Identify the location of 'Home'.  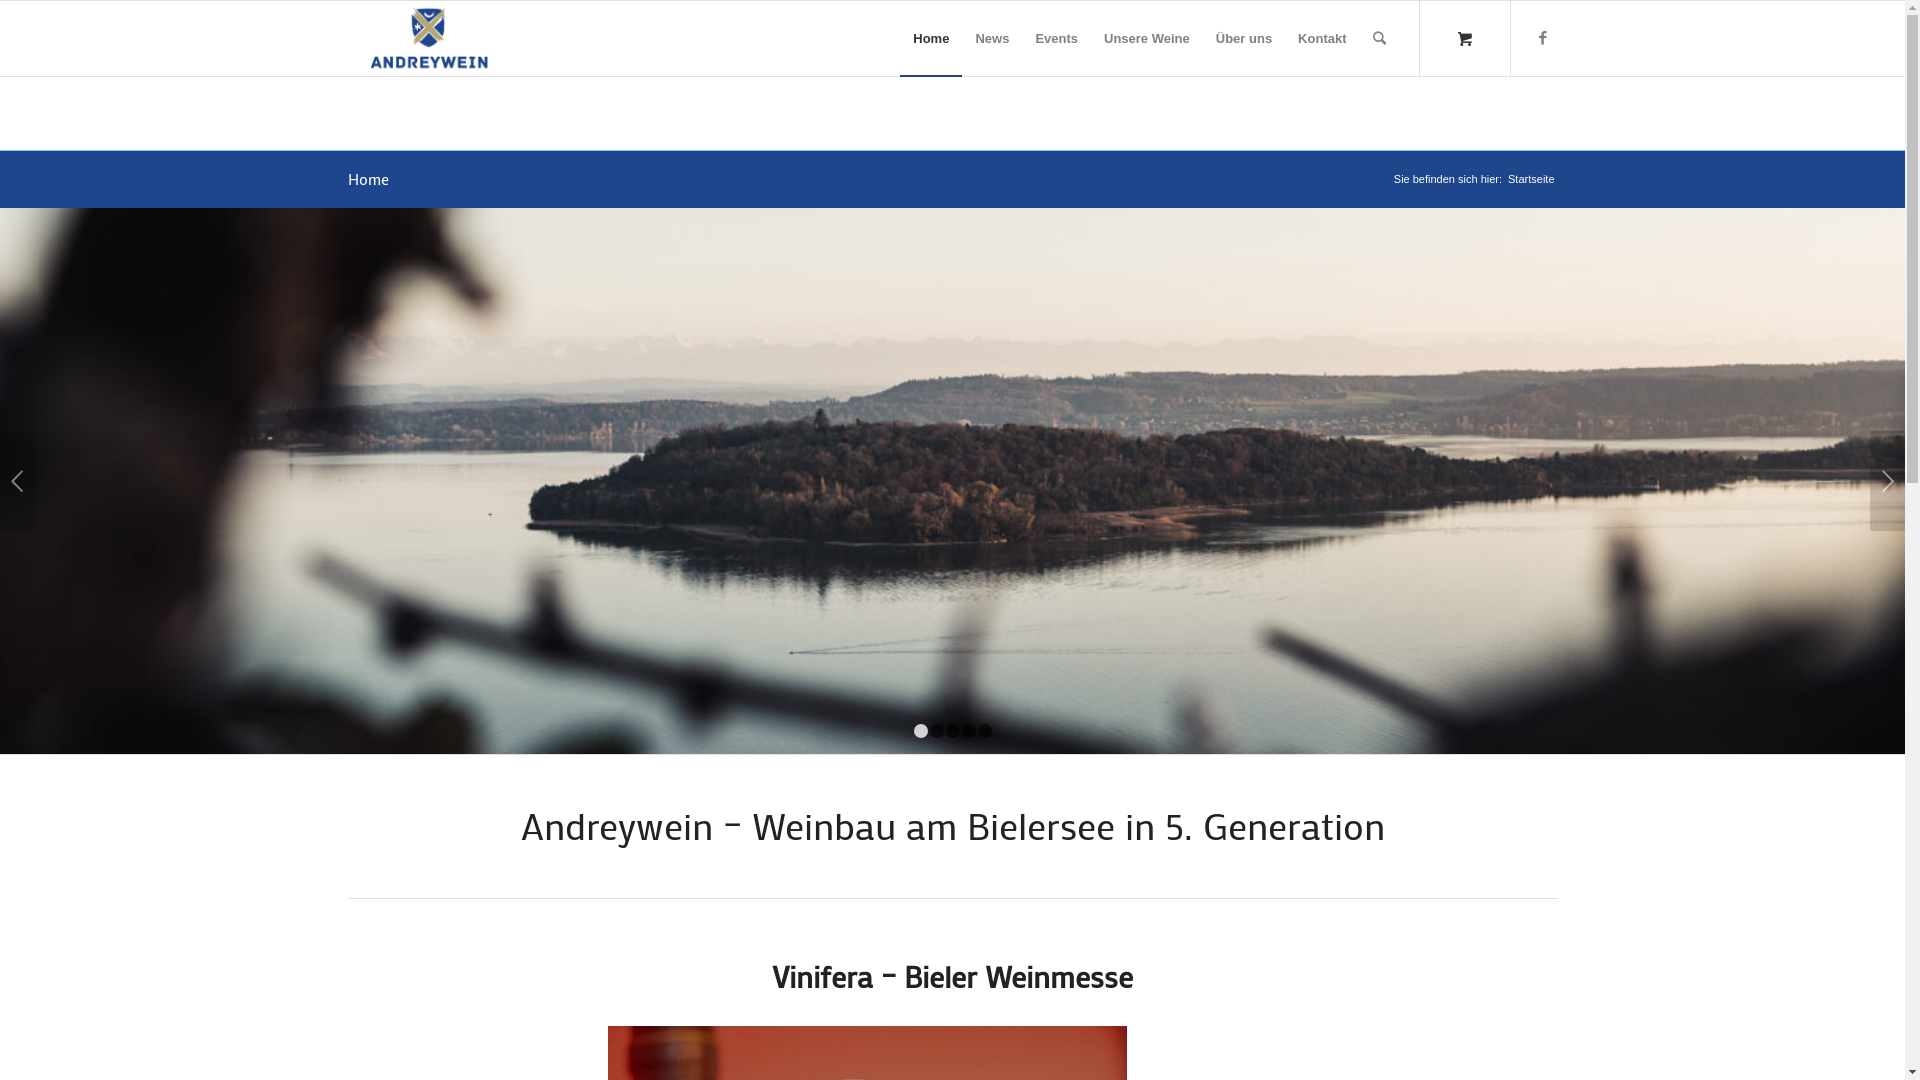
(368, 177).